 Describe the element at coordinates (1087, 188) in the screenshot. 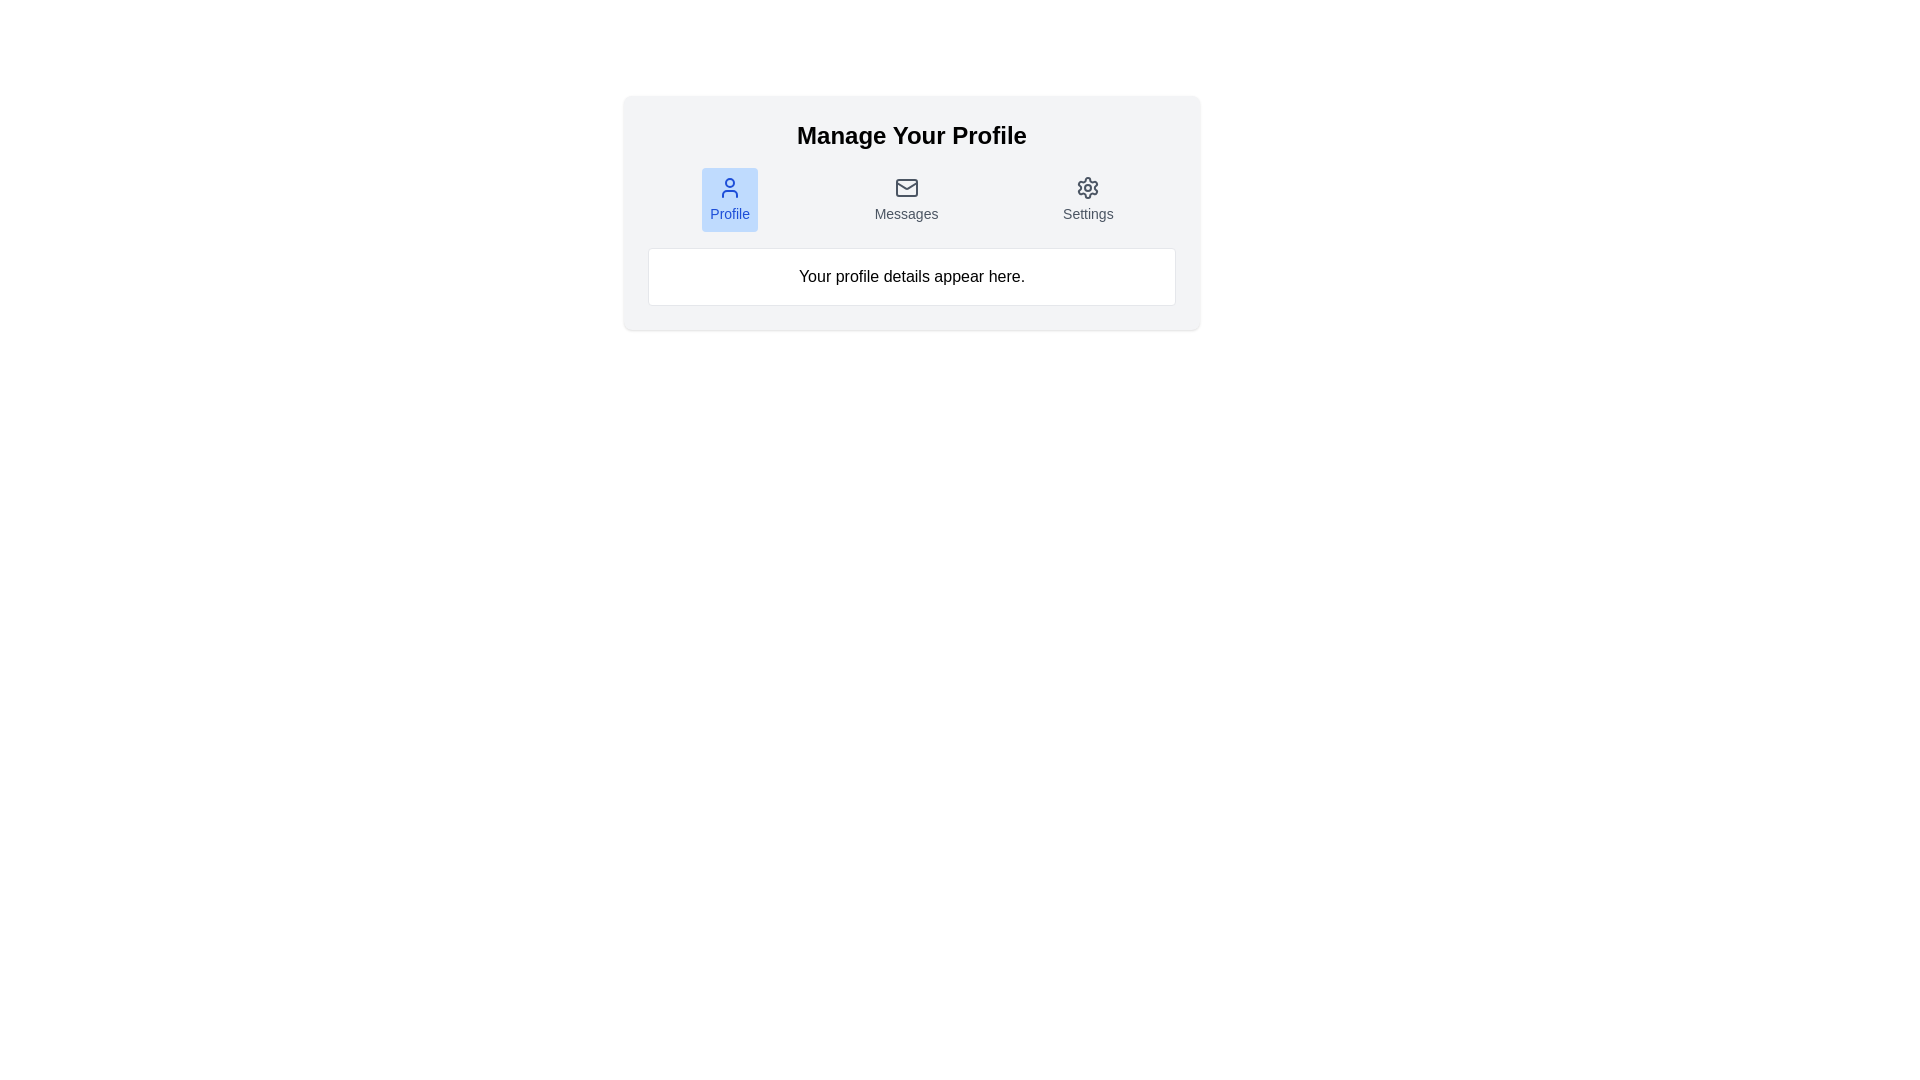

I see `the minimalist gear icon representing the settings functionality, located in the 'Manage Your Profile' section, above the 'Settings' label` at that location.